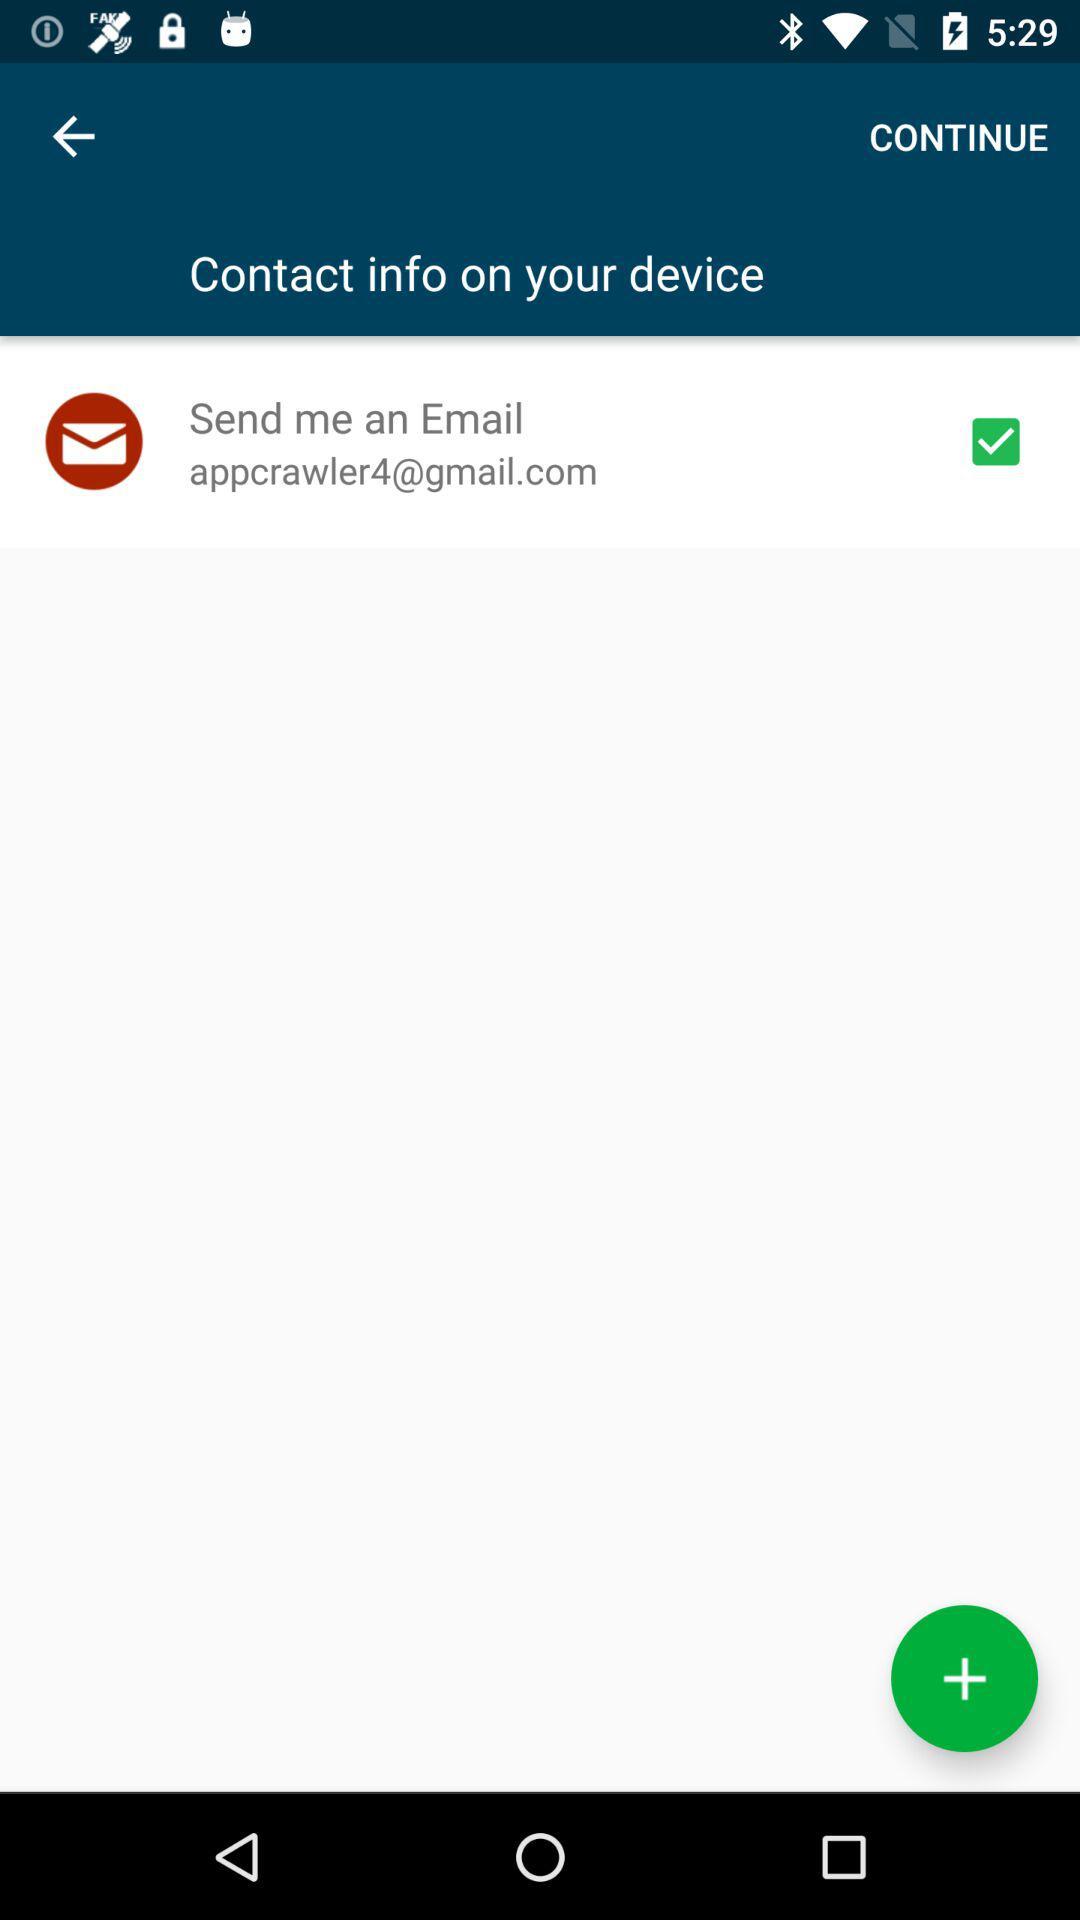 The height and width of the screenshot is (1920, 1080). What do you see at coordinates (995, 440) in the screenshot?
I see `item below contact info on icon` at bounding box center [995, 440].